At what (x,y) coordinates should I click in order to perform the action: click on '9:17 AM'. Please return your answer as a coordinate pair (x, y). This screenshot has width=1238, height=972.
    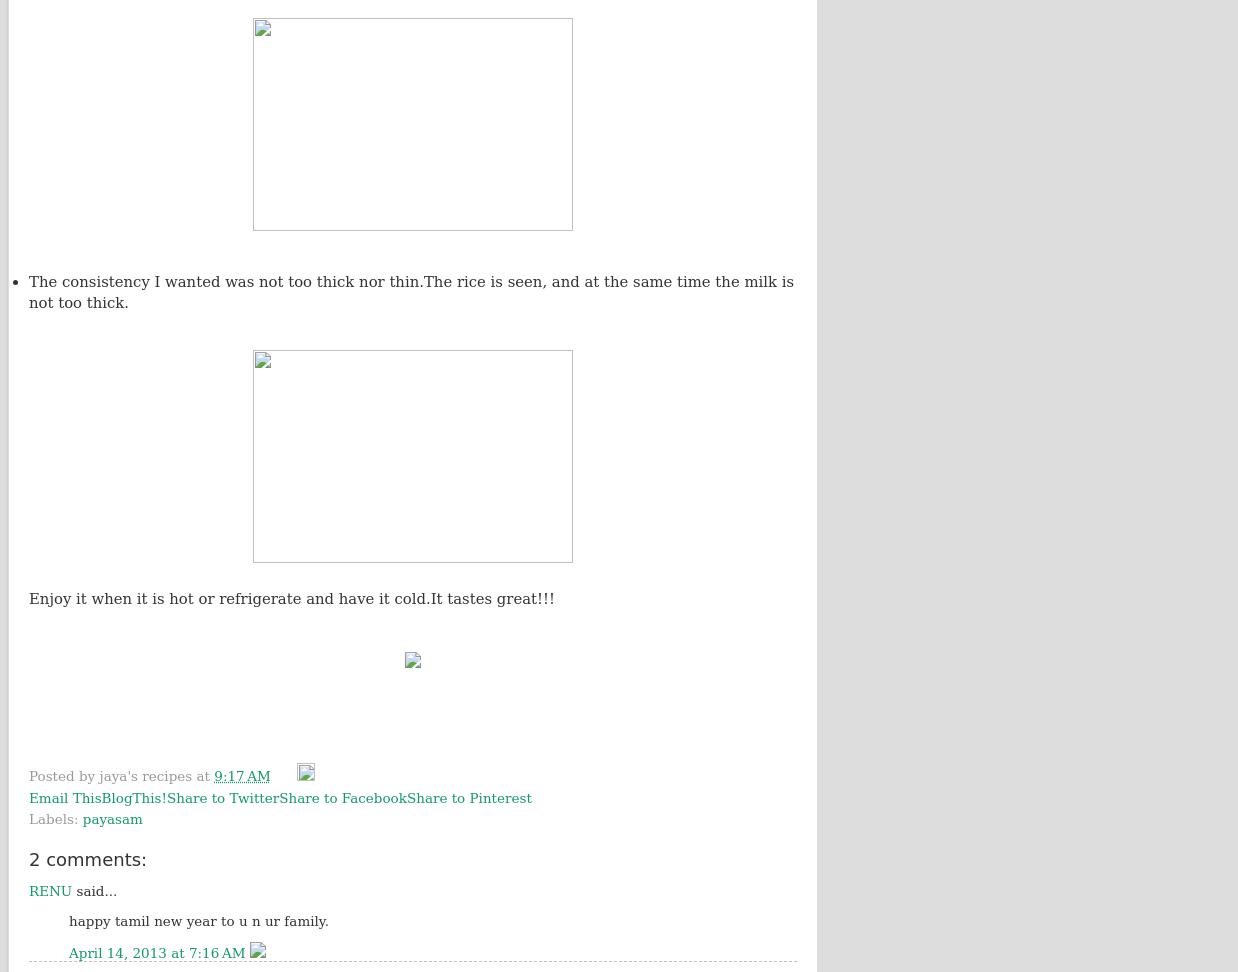
    Looking at the image, I should click on (241, 776).